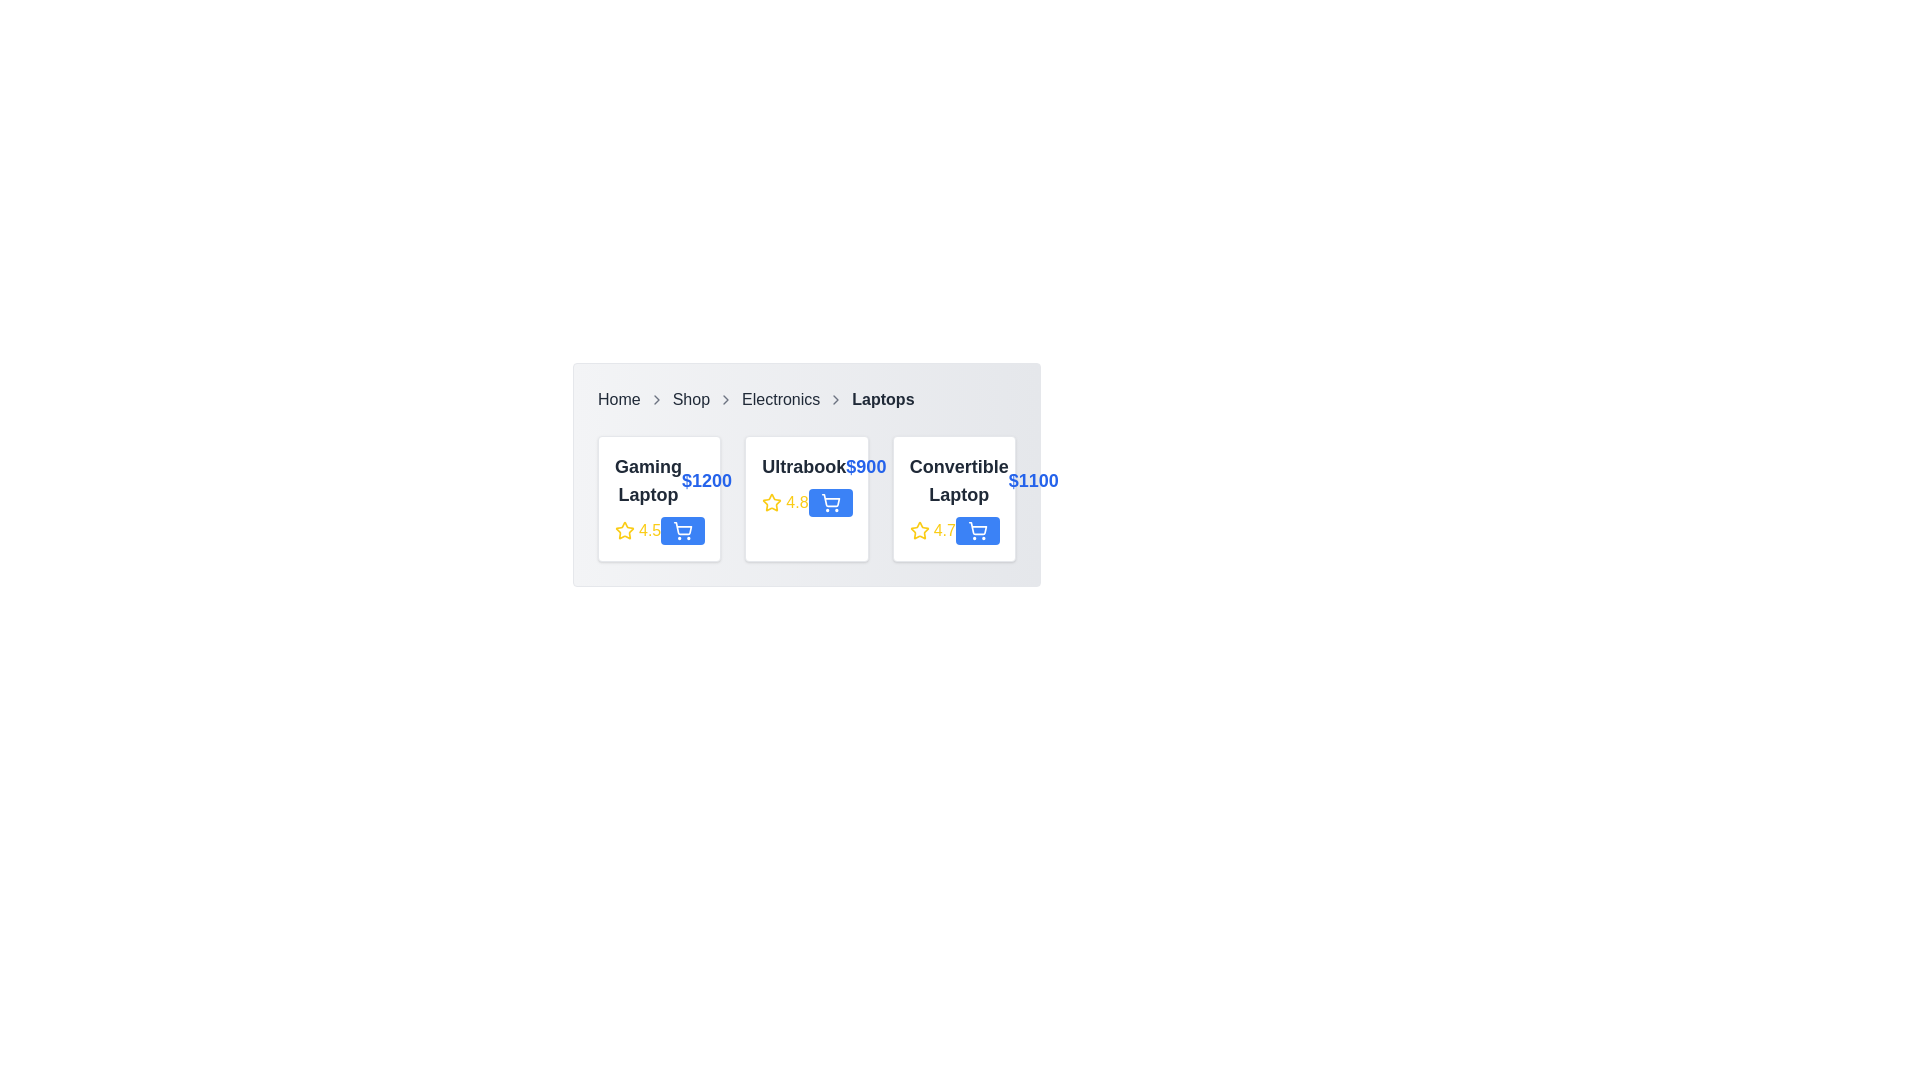 Image resolution: width=1920 pixels, height=1080 pixels. I want to click on the shopping cart icon within the blue button at the bottom of the 'Gaming Laptop' card, so click(683, 530).